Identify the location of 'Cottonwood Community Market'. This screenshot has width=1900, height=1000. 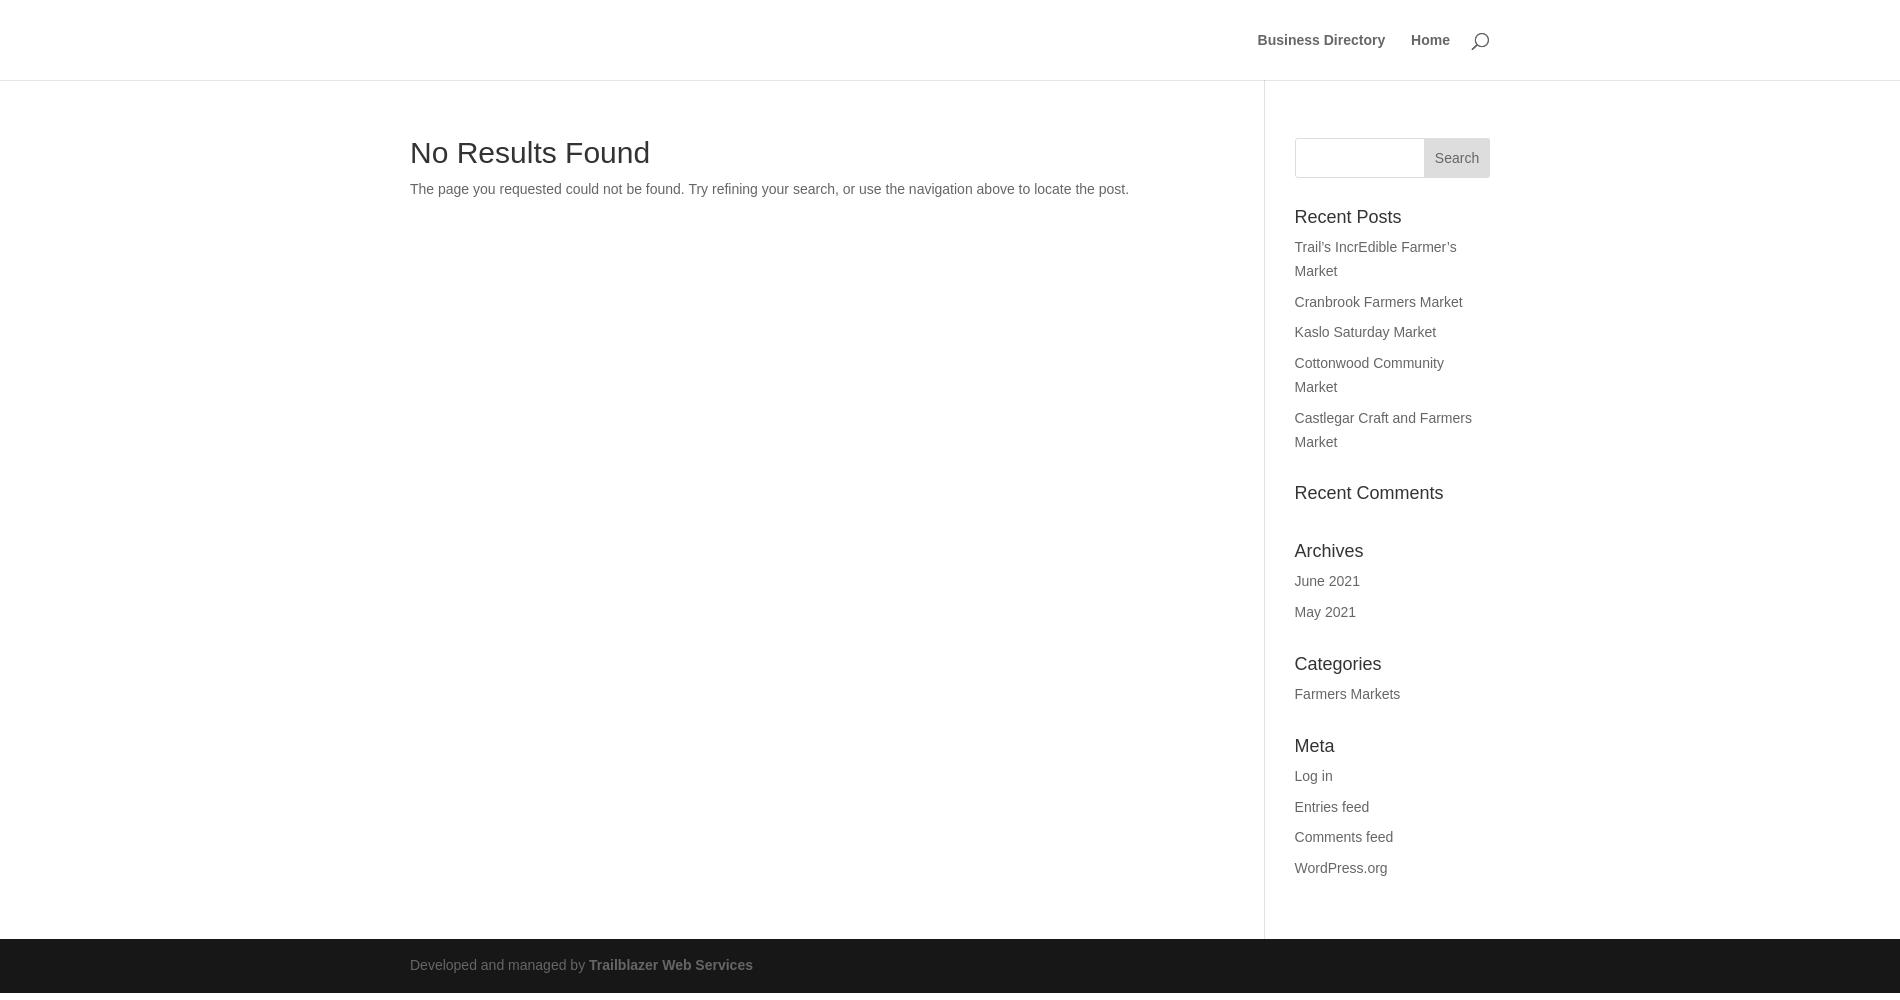
(1367, 373).